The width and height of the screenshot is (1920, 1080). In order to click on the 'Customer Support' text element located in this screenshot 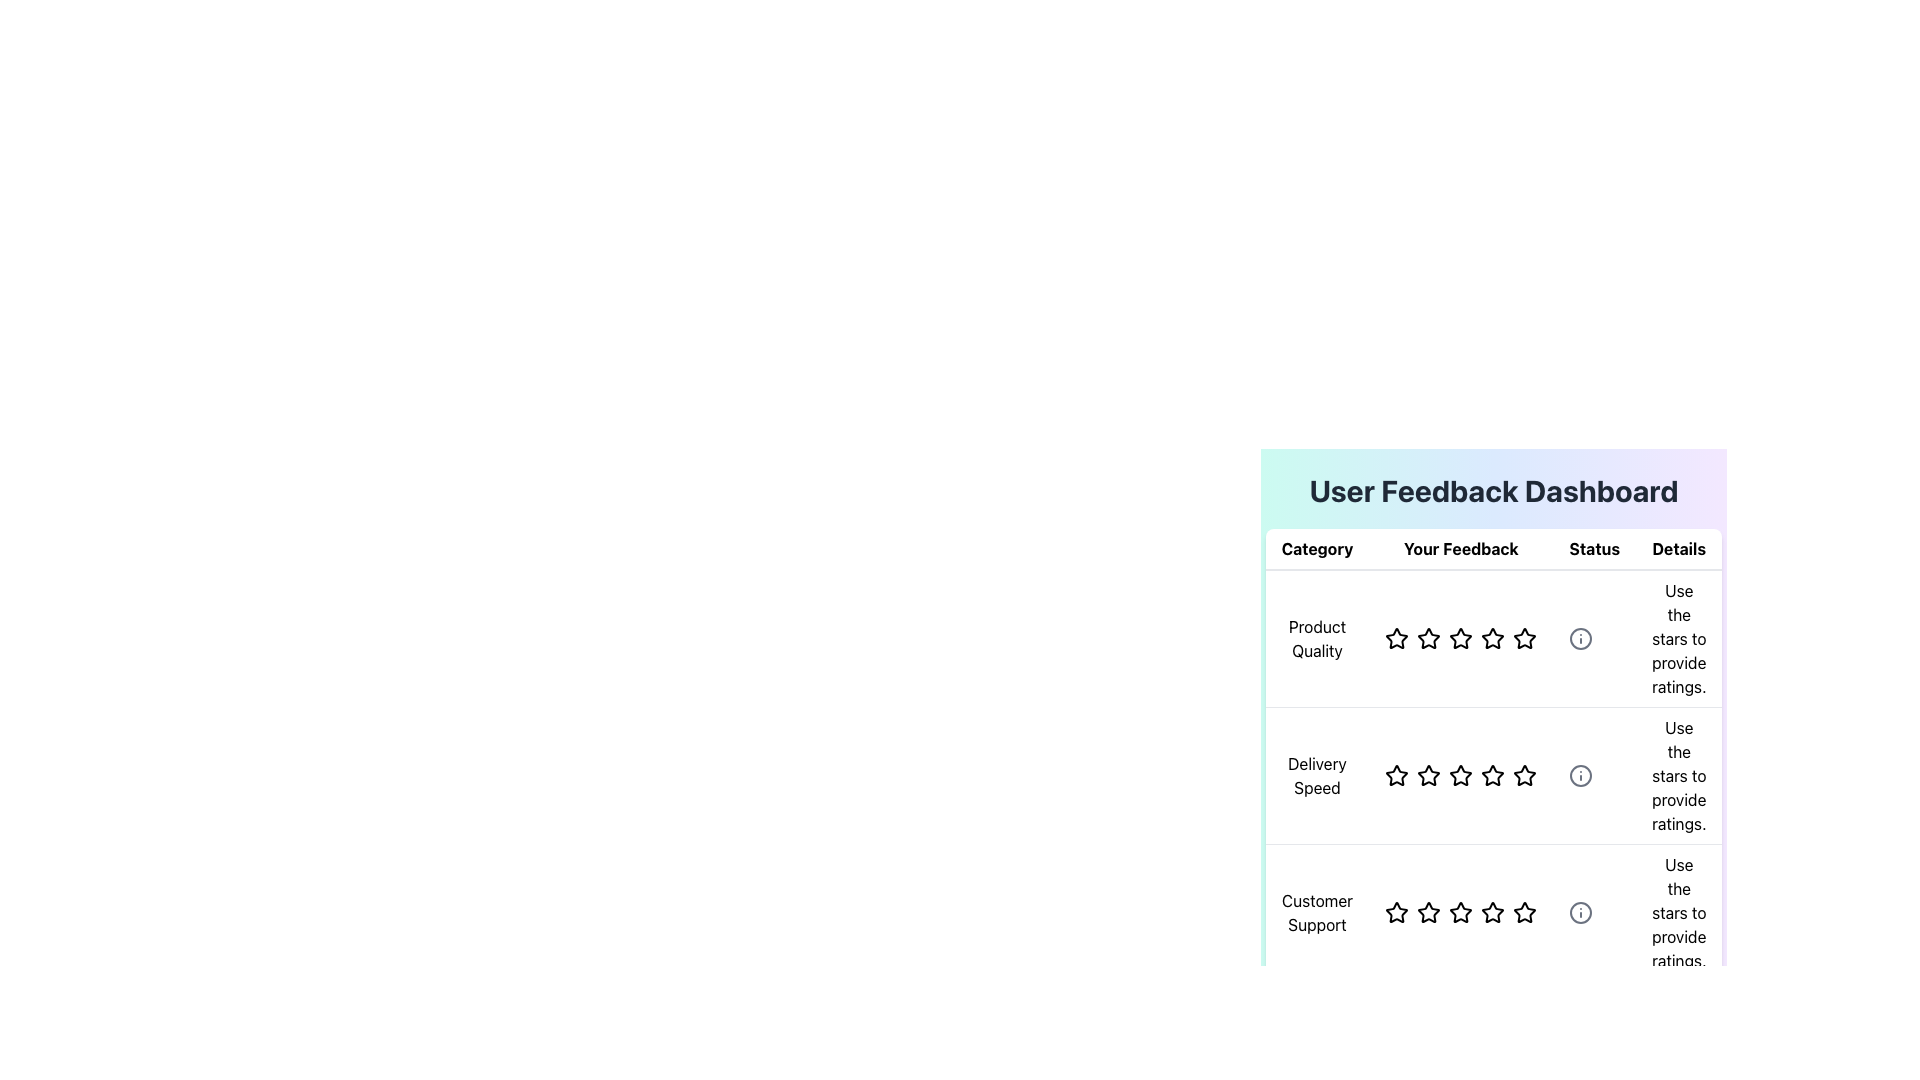, I will do `click(1317, 913)`.